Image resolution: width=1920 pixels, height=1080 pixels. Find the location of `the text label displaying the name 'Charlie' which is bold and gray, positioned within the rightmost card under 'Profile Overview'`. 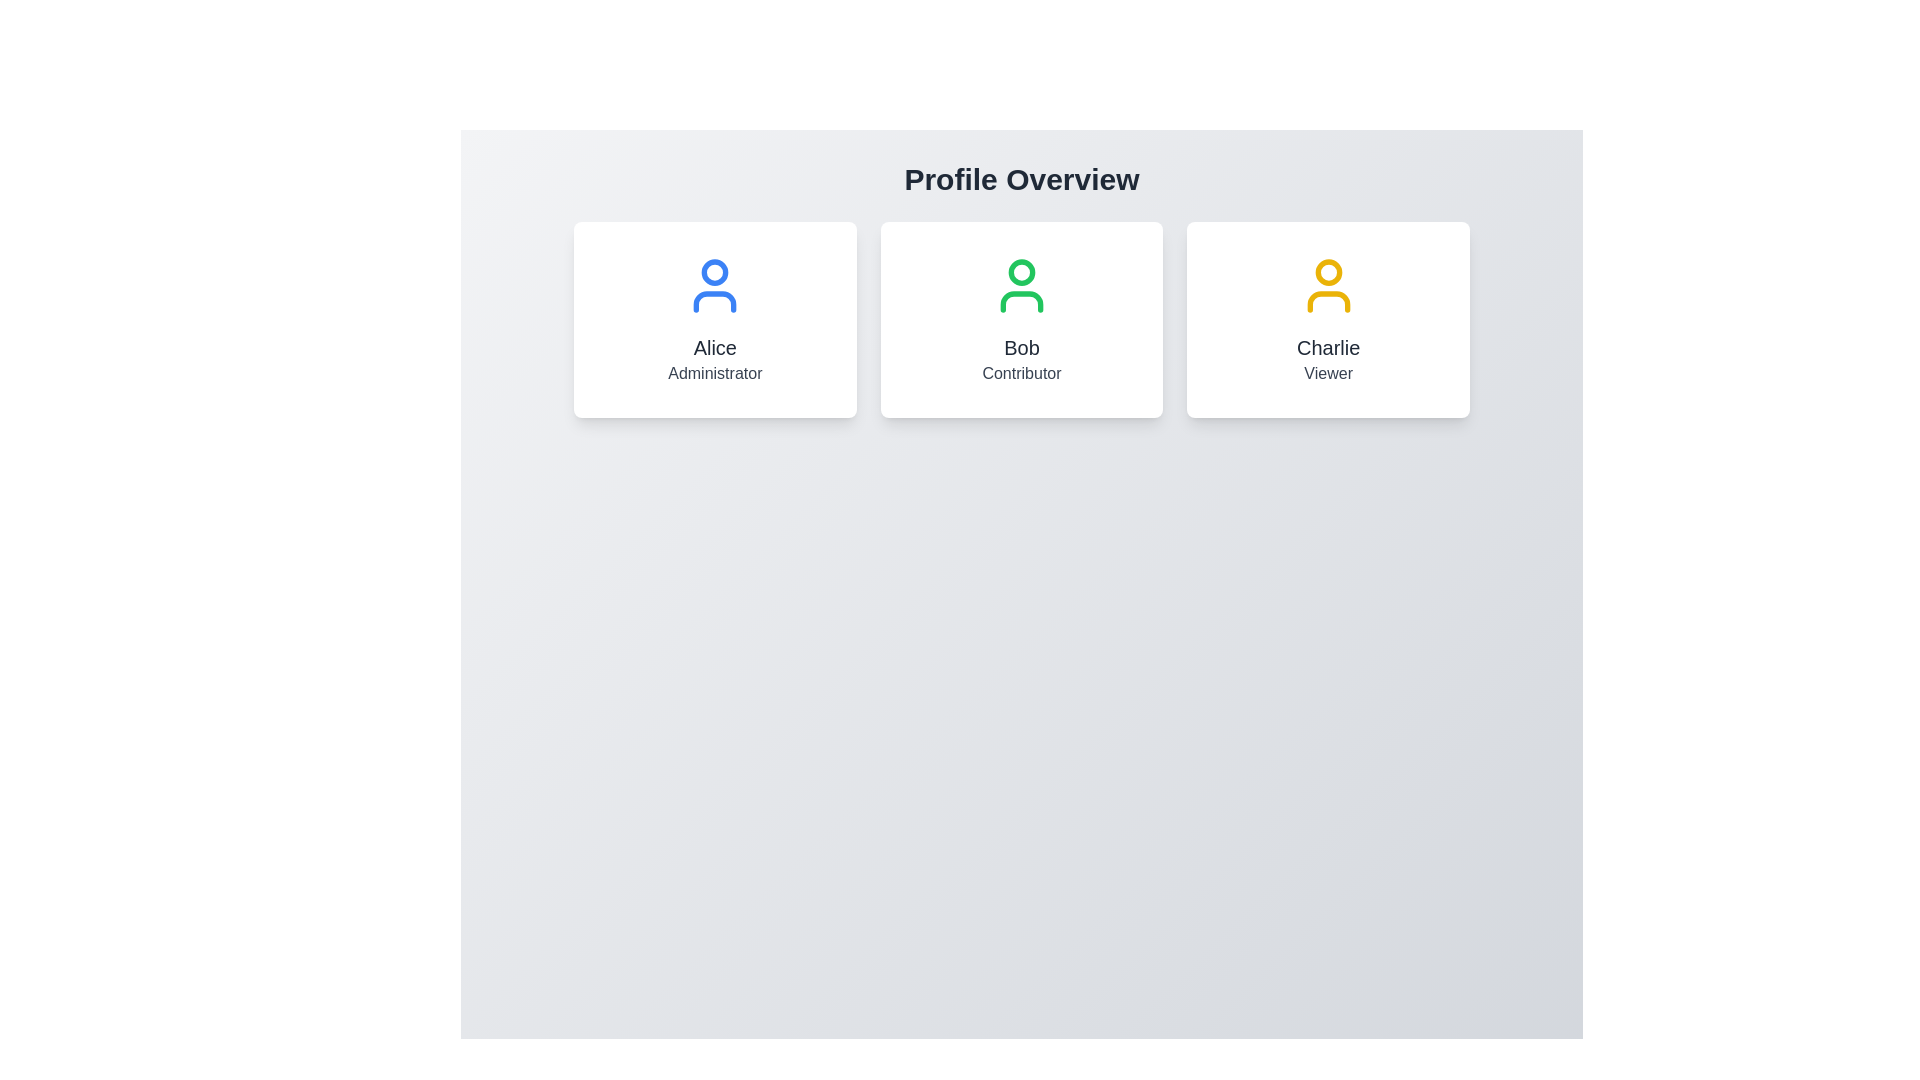

the text label displaying the name 'Charlie' which is bold and gray, positioned within the rightmost card under 'Profile Overview' is located at coordinates (1328, 346).